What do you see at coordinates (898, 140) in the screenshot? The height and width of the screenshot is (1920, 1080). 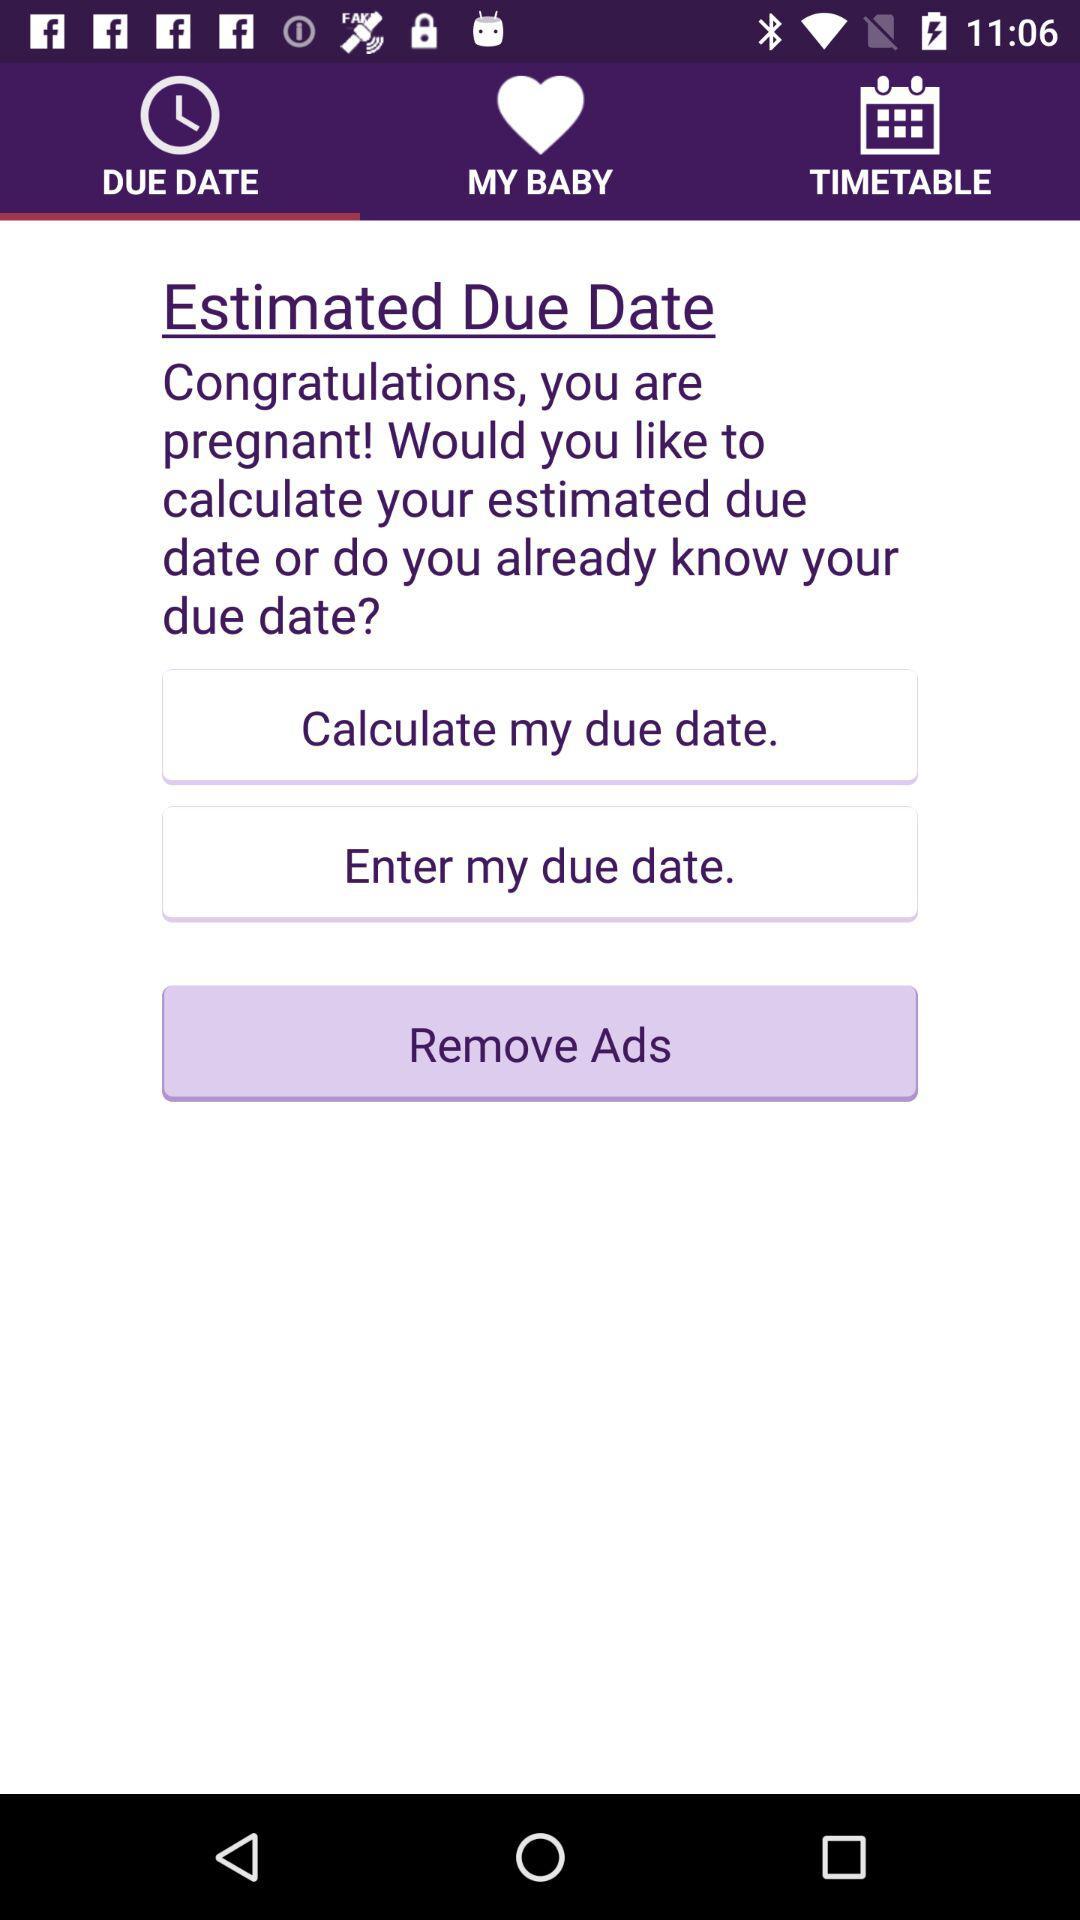 I see `timetable icon` at bounding box center [898, 140].